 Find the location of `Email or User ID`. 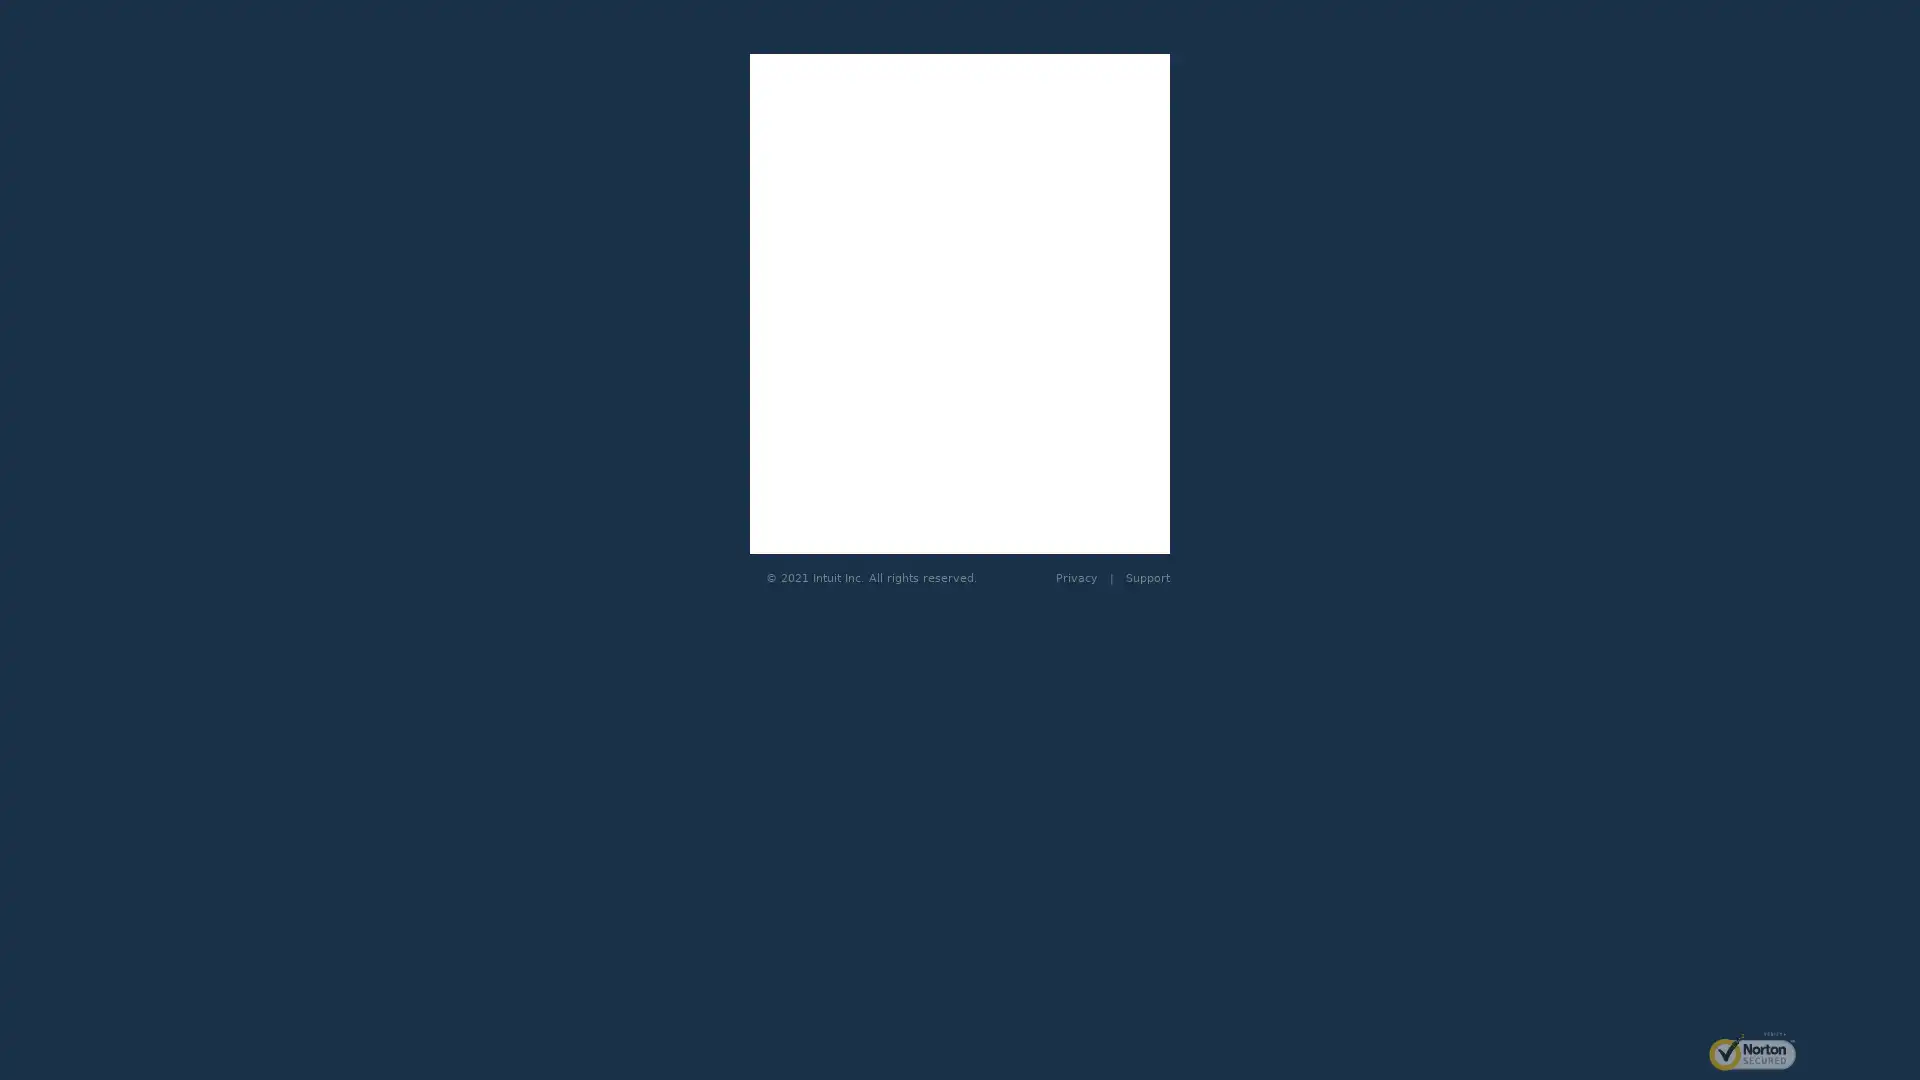

Email or User ID is located at coordinates (879, 384).